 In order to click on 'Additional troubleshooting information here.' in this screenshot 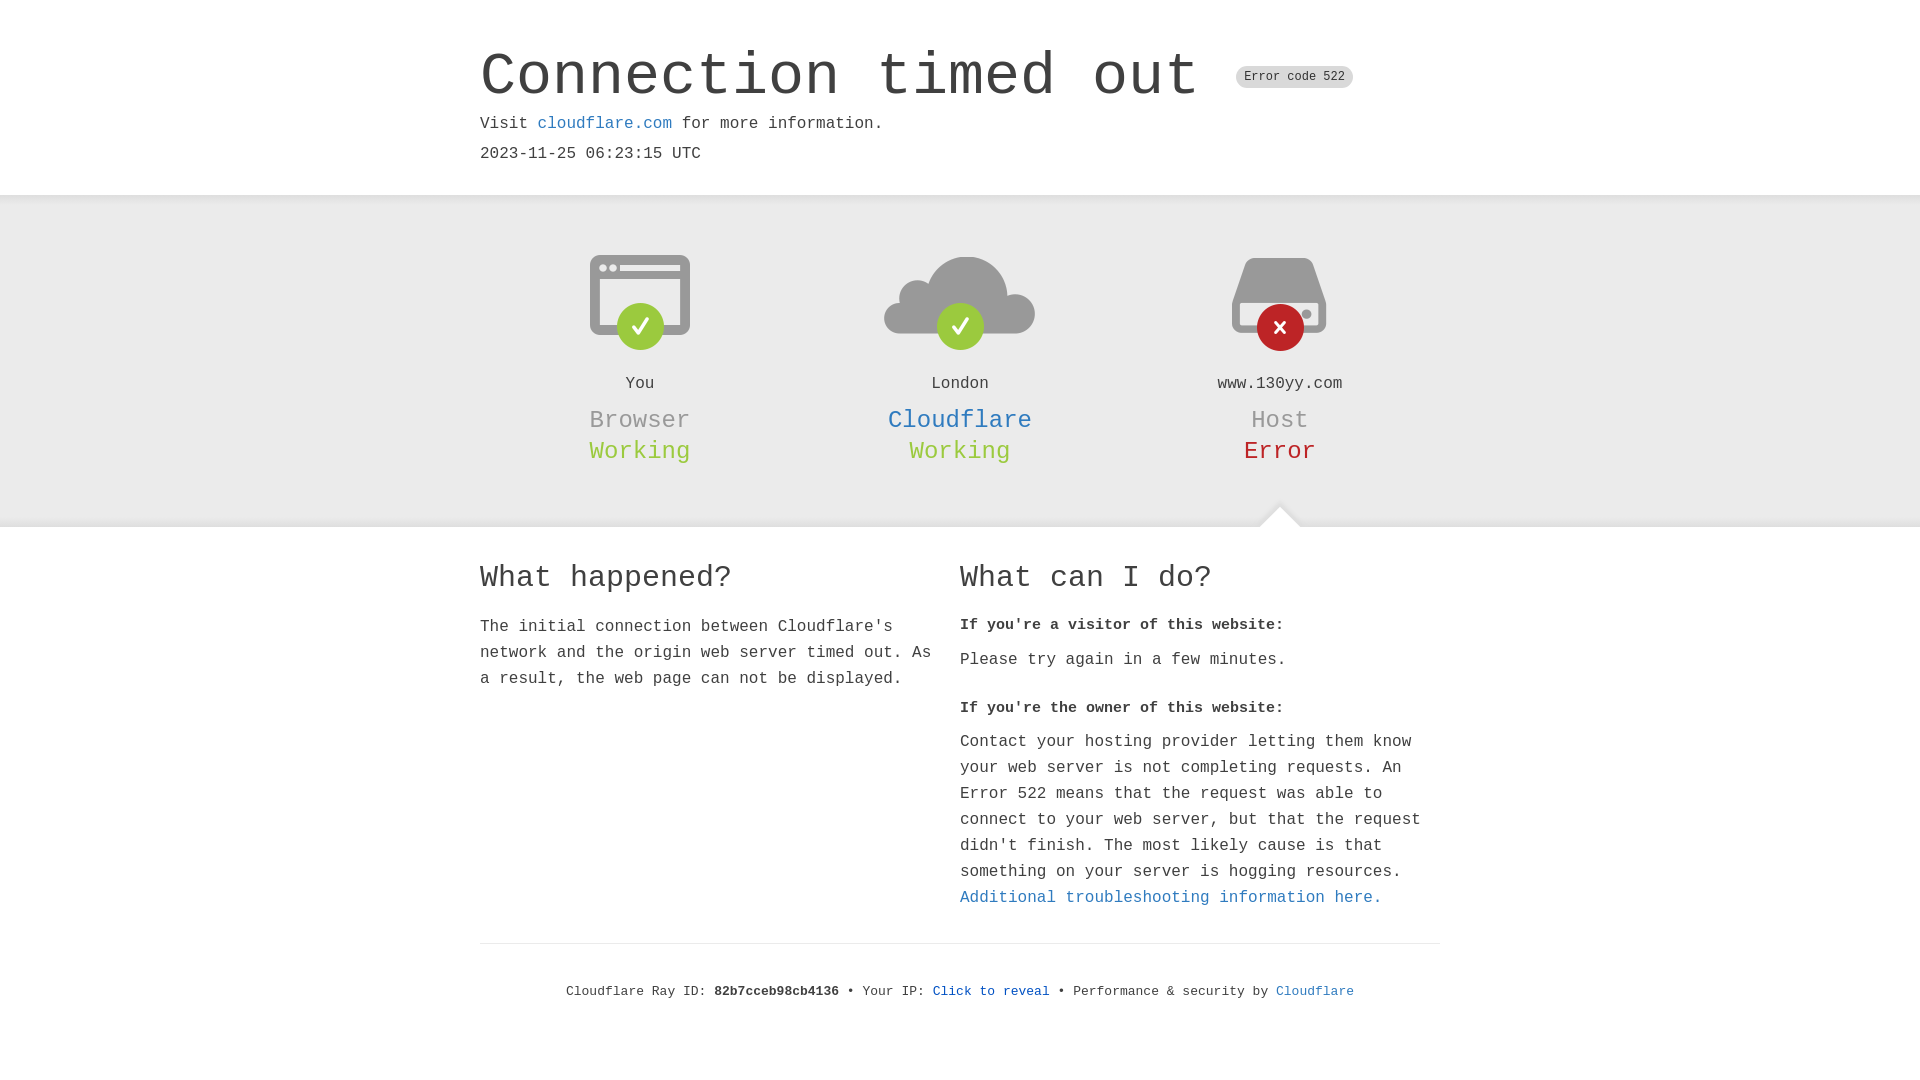, I will do `click(1171, 897)`.